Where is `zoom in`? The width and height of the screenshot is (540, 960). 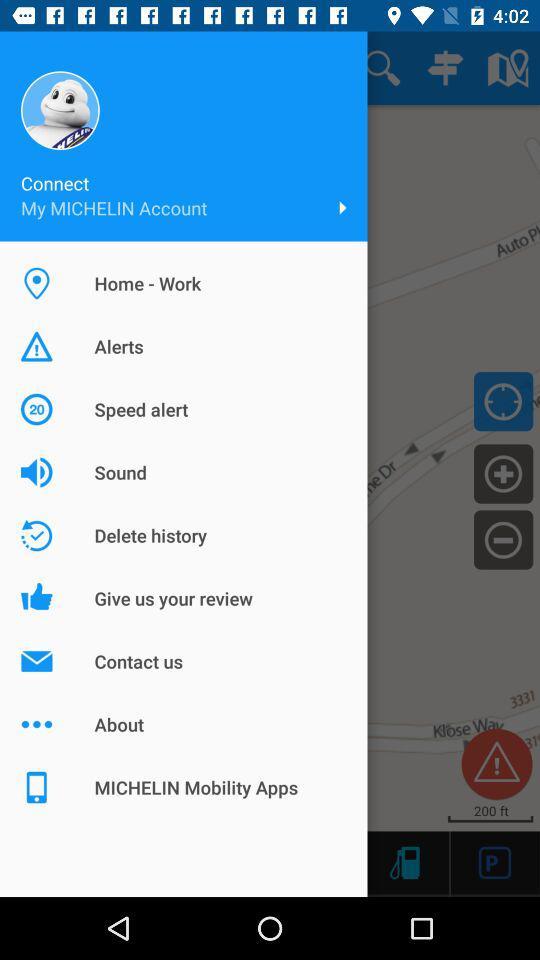 zoom in is located at coordinates (502, 473).